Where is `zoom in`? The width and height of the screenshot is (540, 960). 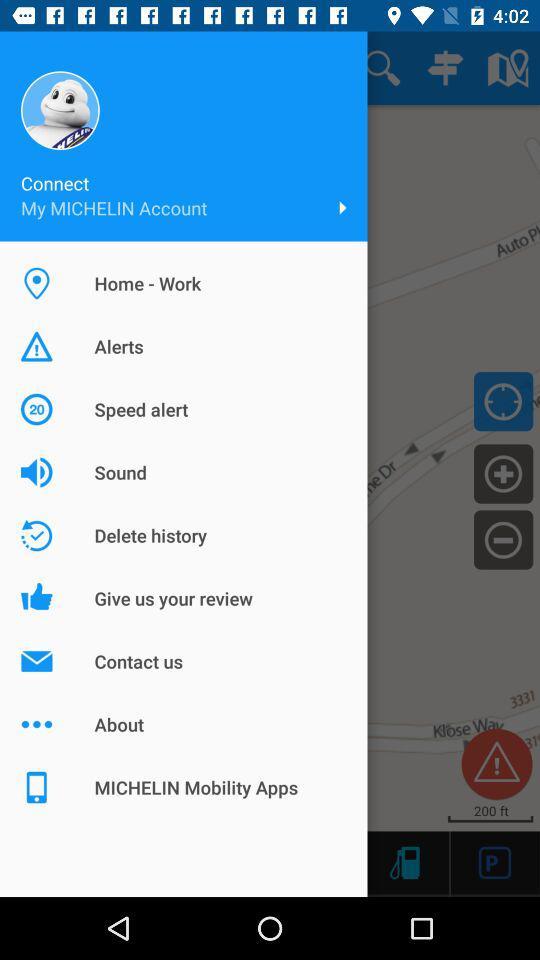 zoom in is located at coordinates (502, 473).